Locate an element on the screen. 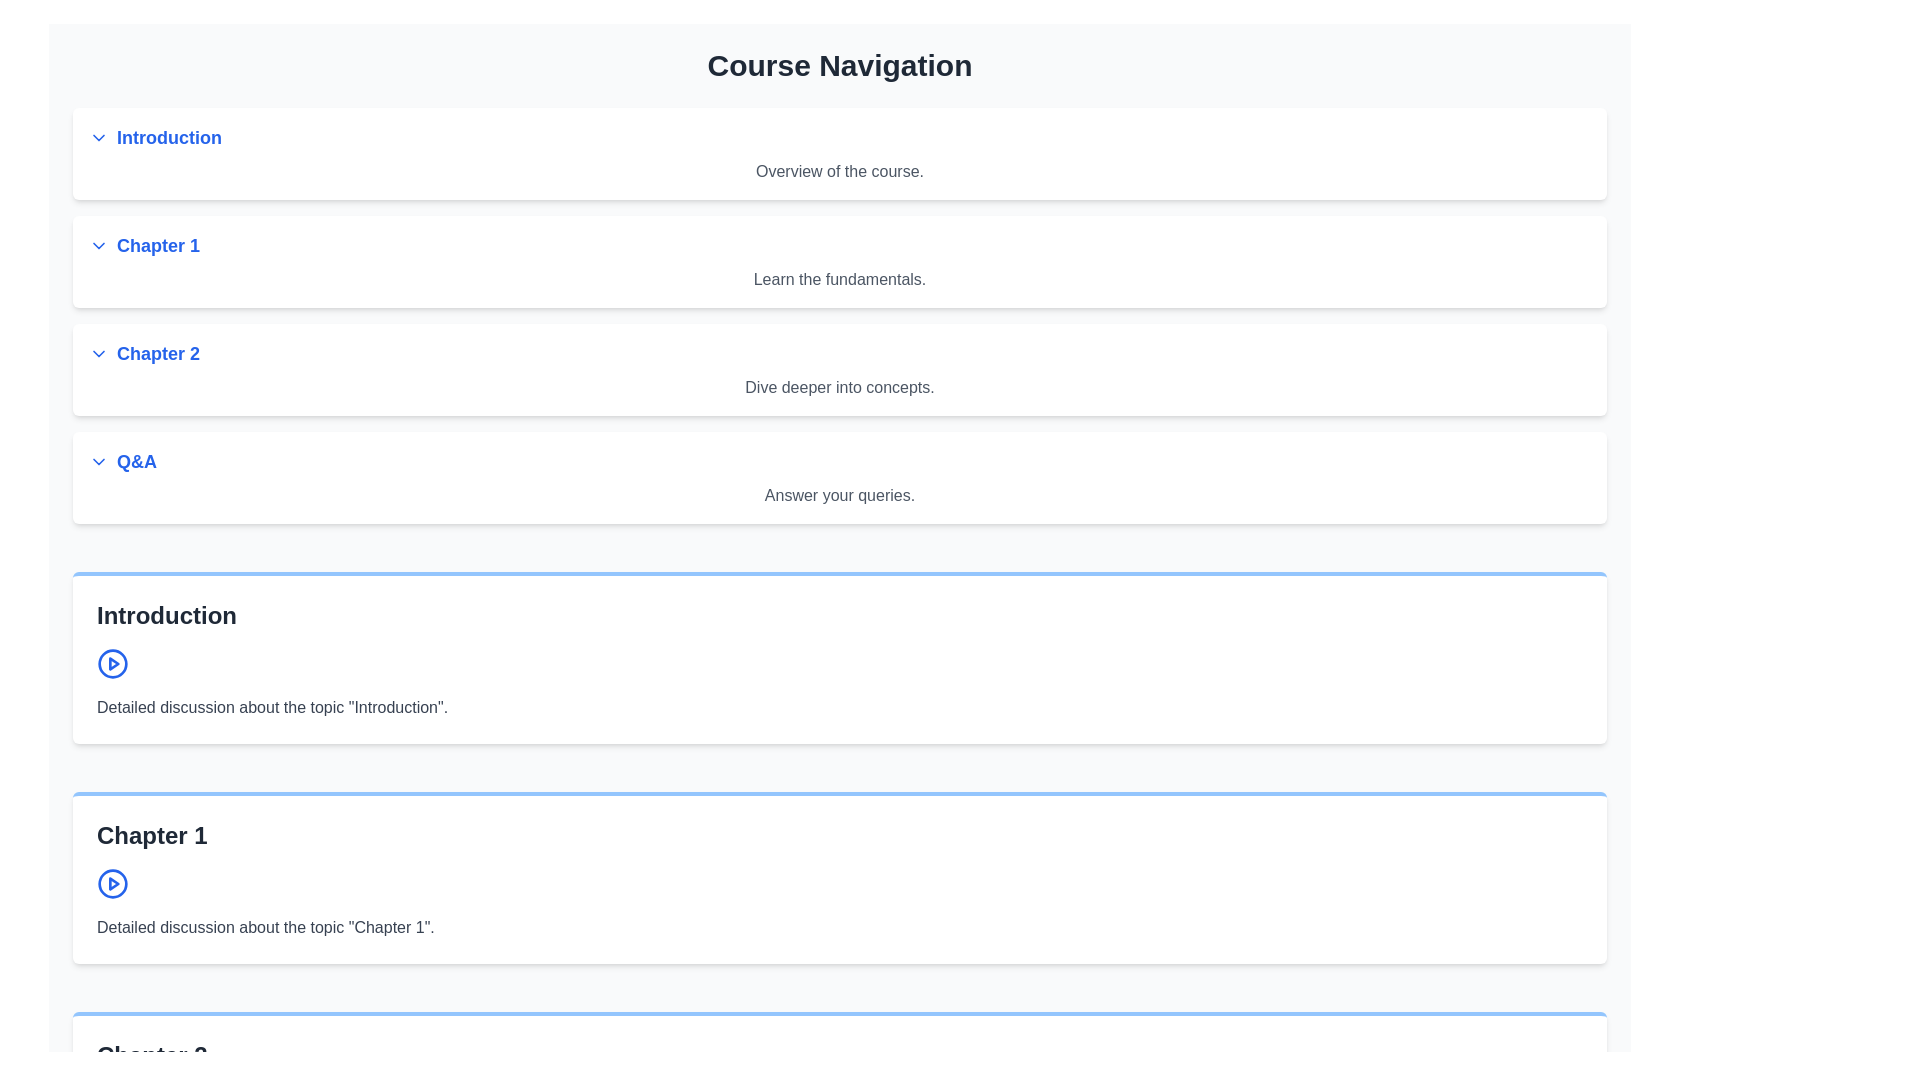 This screenshot has height=1080, width=1920. the Play button located in the 'Introduction' section is located at coordinates (112, 663).